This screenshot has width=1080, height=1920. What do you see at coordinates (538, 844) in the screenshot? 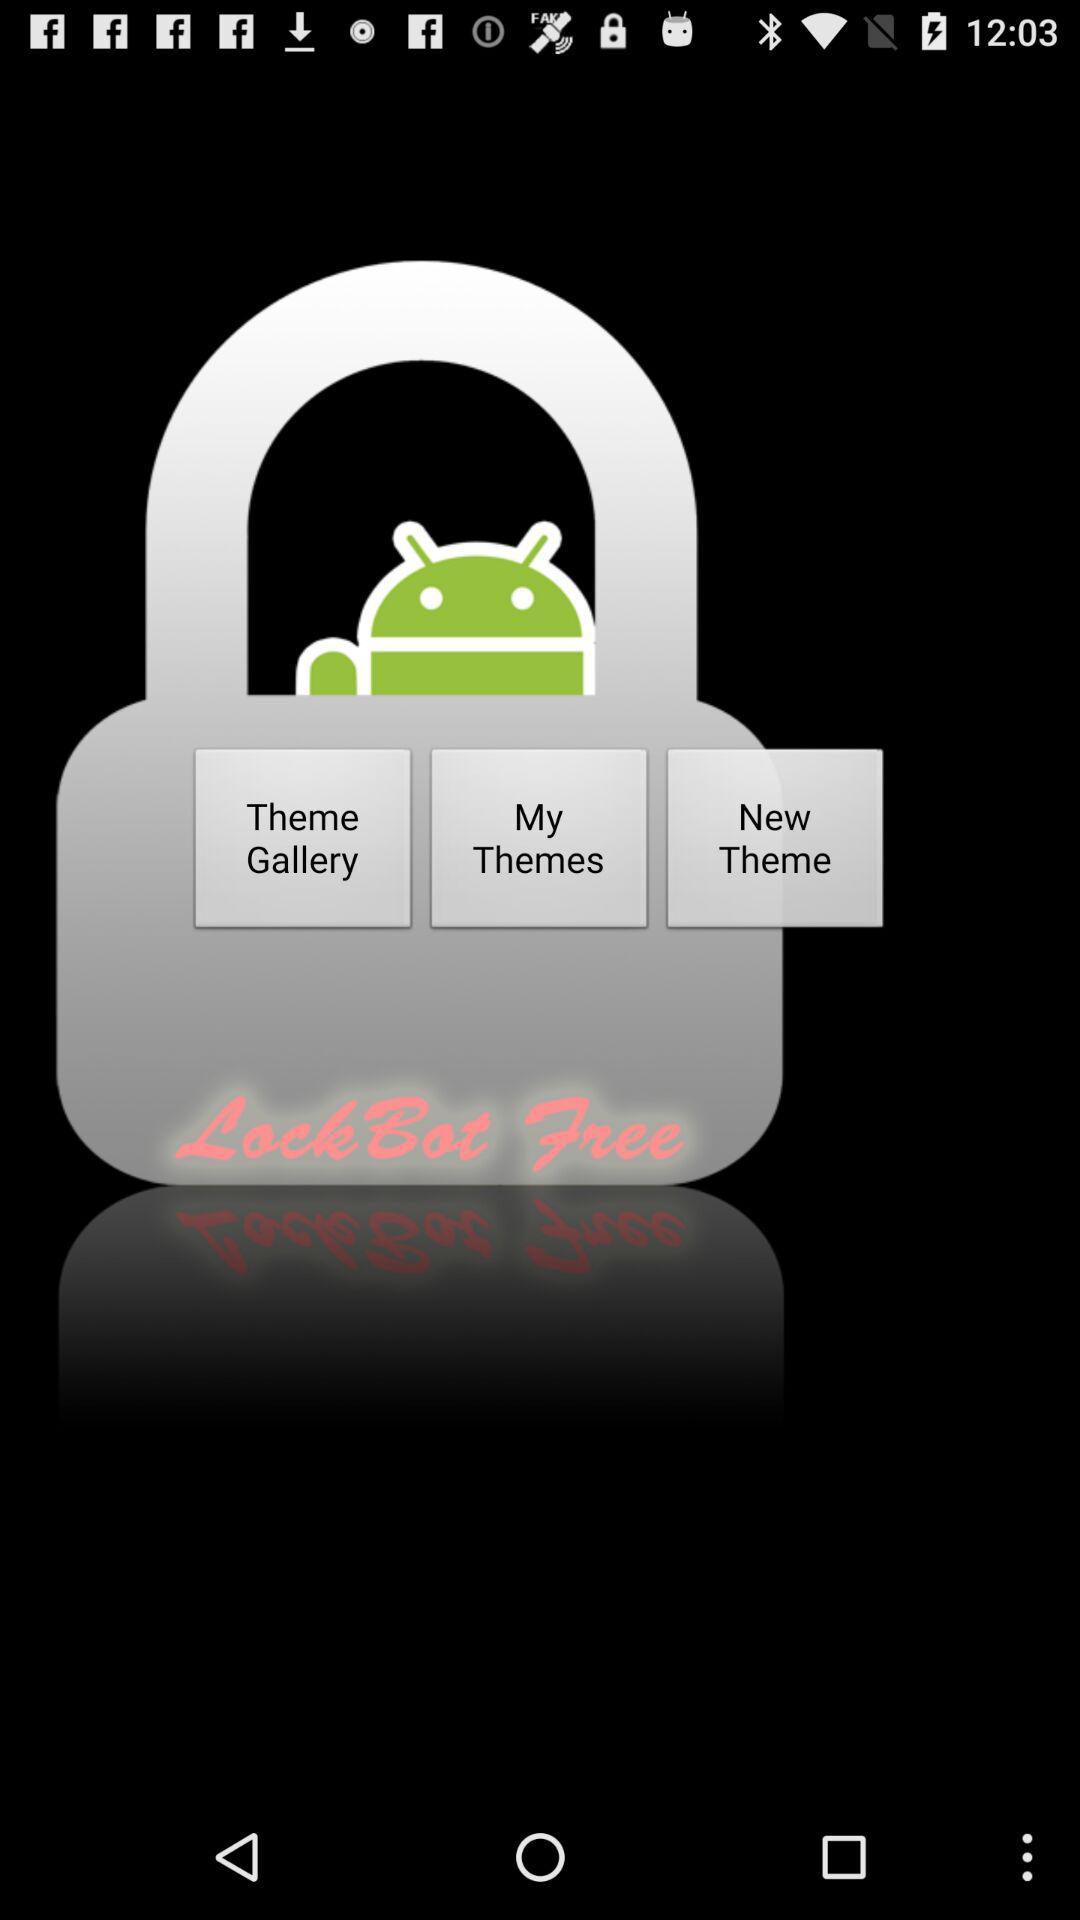
I see `button to the right of theme gallery button` at bounding box center [538, 844].